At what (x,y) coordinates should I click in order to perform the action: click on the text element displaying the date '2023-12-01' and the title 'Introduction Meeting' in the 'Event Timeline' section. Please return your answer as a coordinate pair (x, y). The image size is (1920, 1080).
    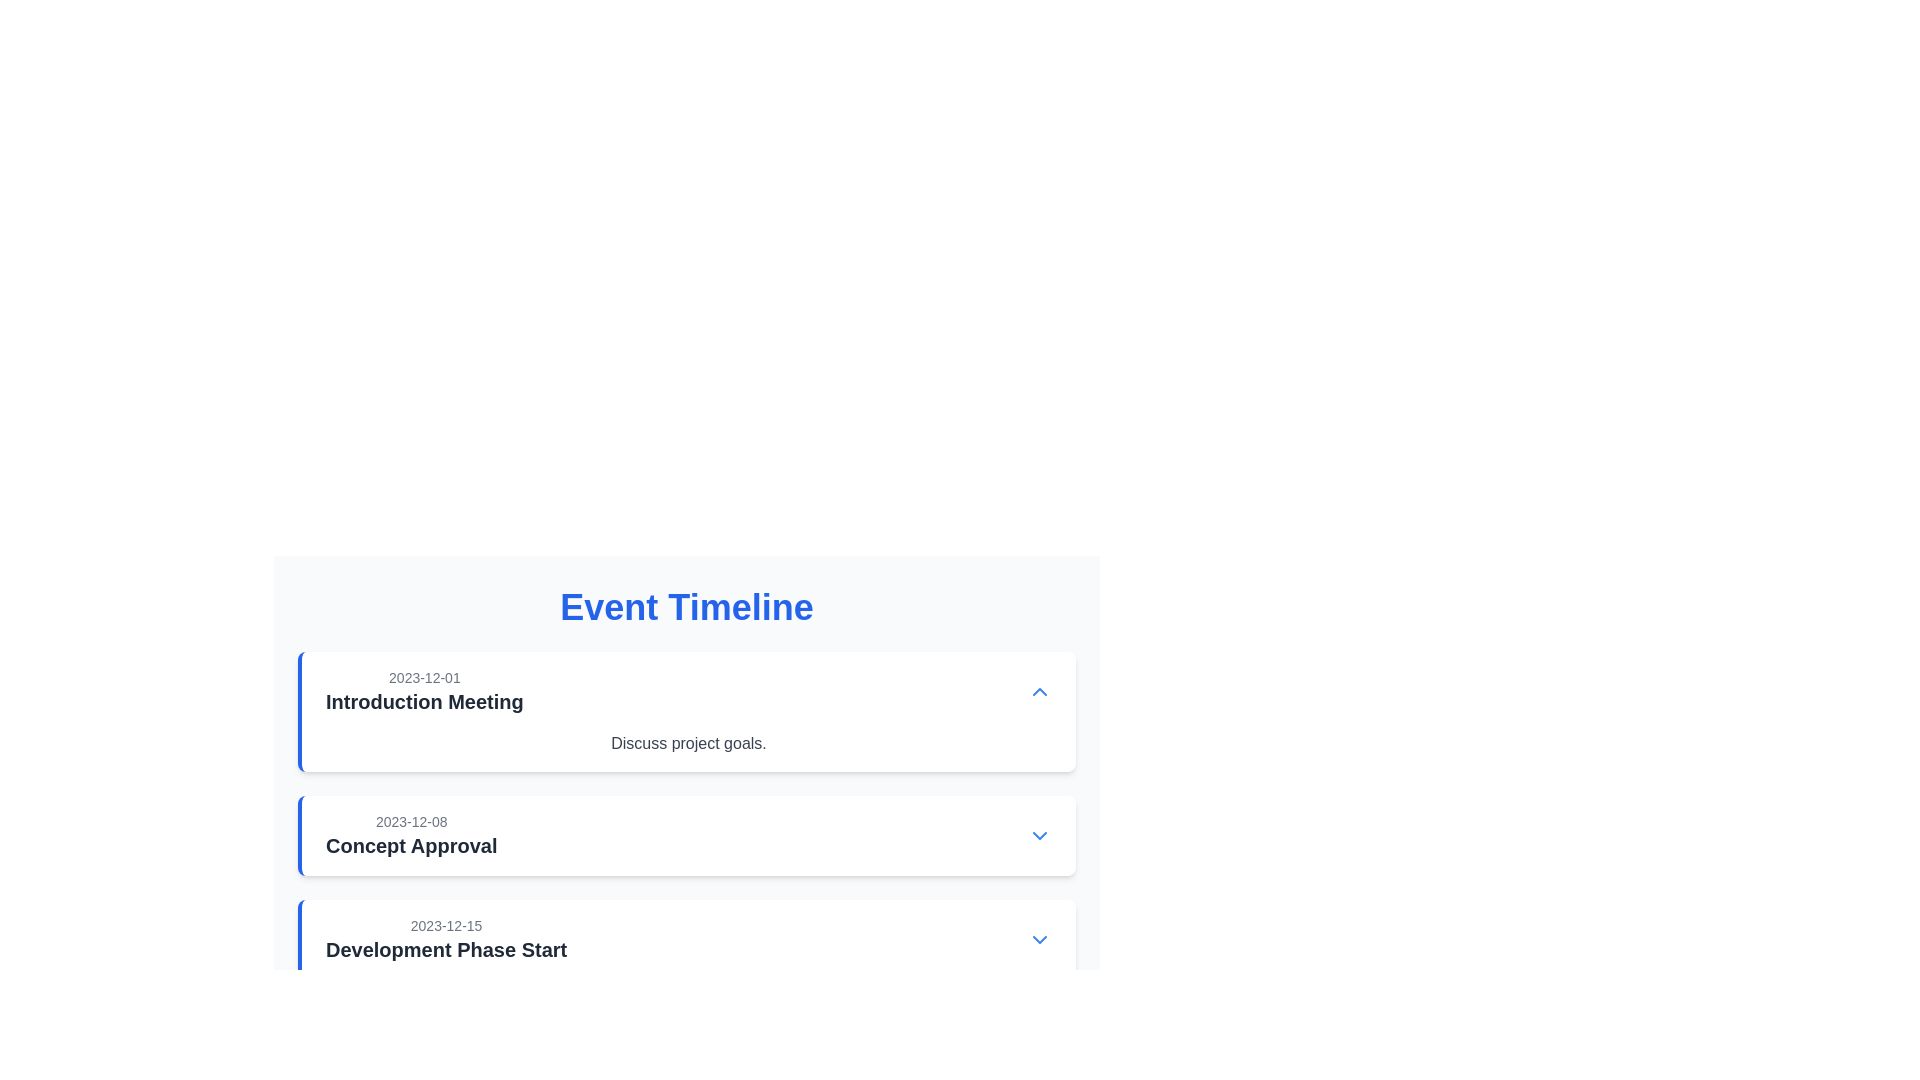
    Looking at the image, I should click on (423, 690).